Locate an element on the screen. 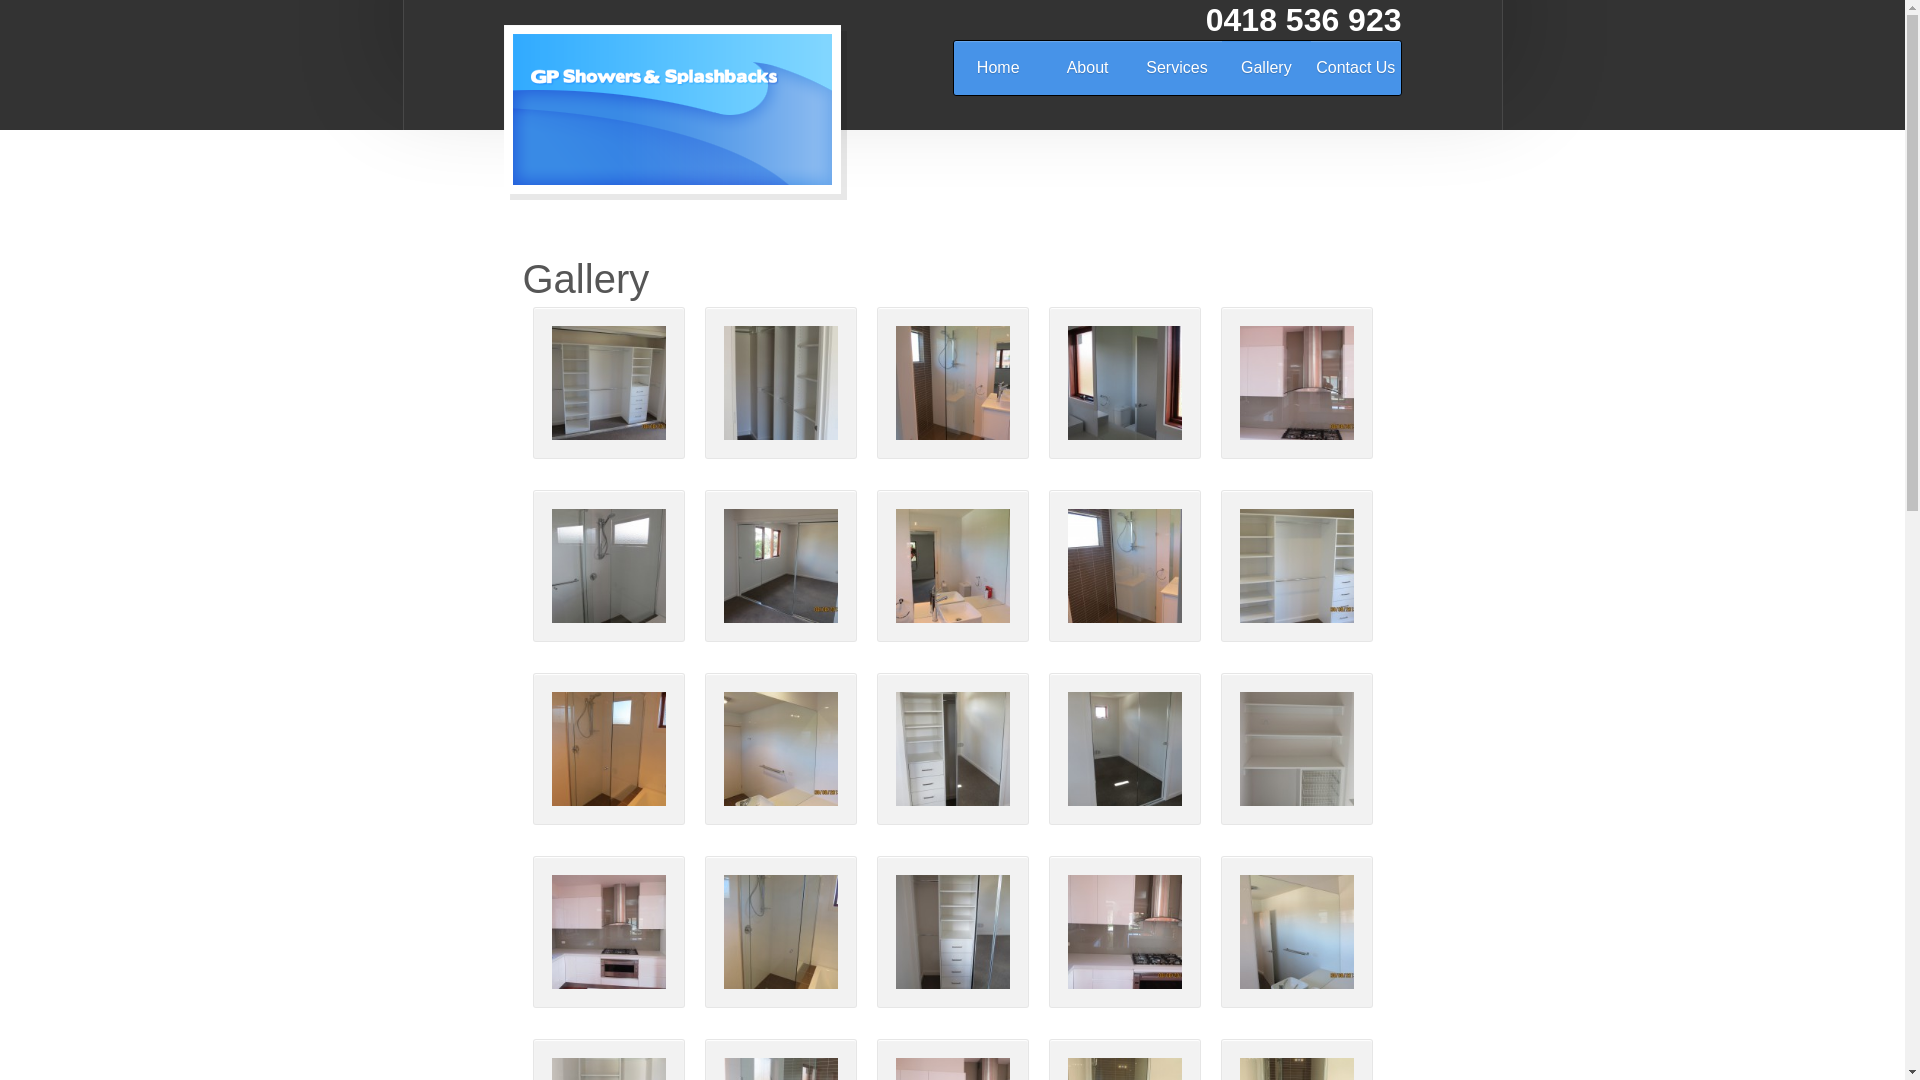  'Contact Us' is located at coordinates (1355, 67).